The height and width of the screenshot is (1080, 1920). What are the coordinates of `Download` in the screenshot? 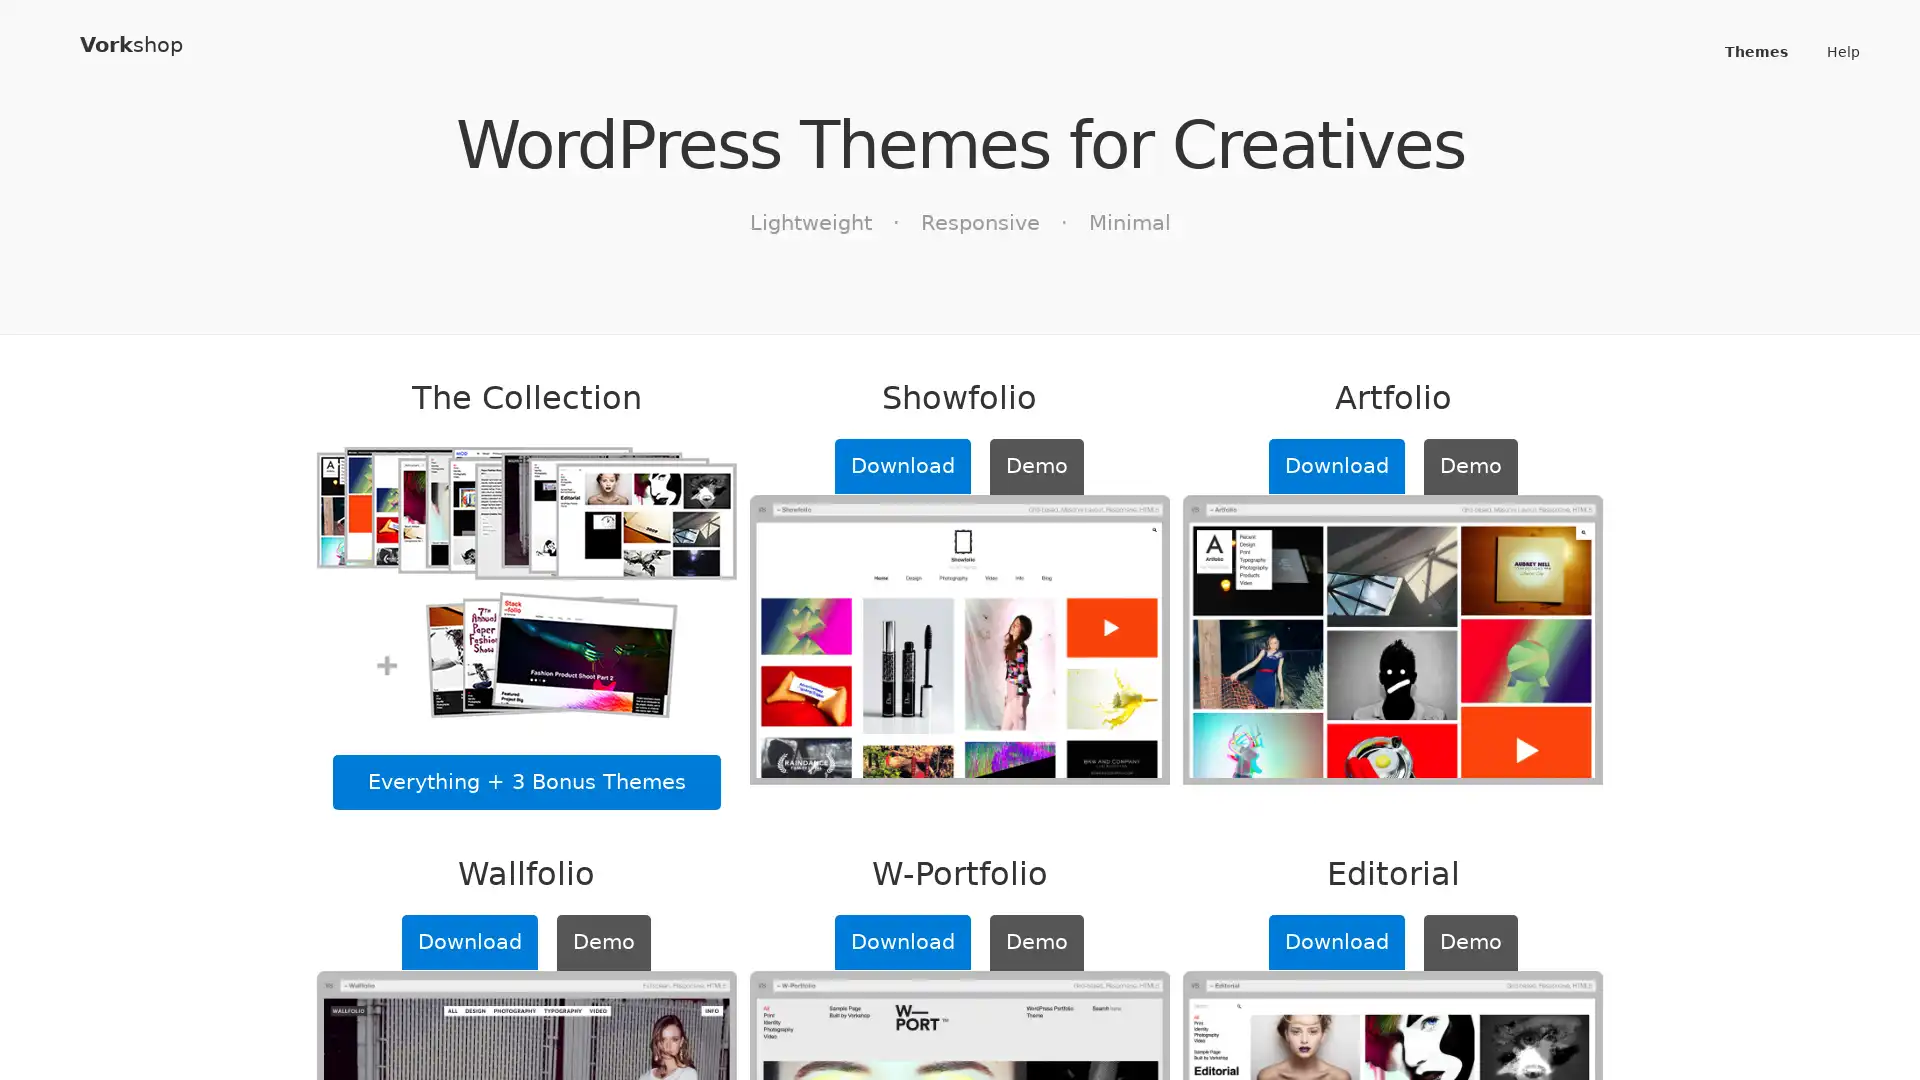 It's located at (1335, 466).